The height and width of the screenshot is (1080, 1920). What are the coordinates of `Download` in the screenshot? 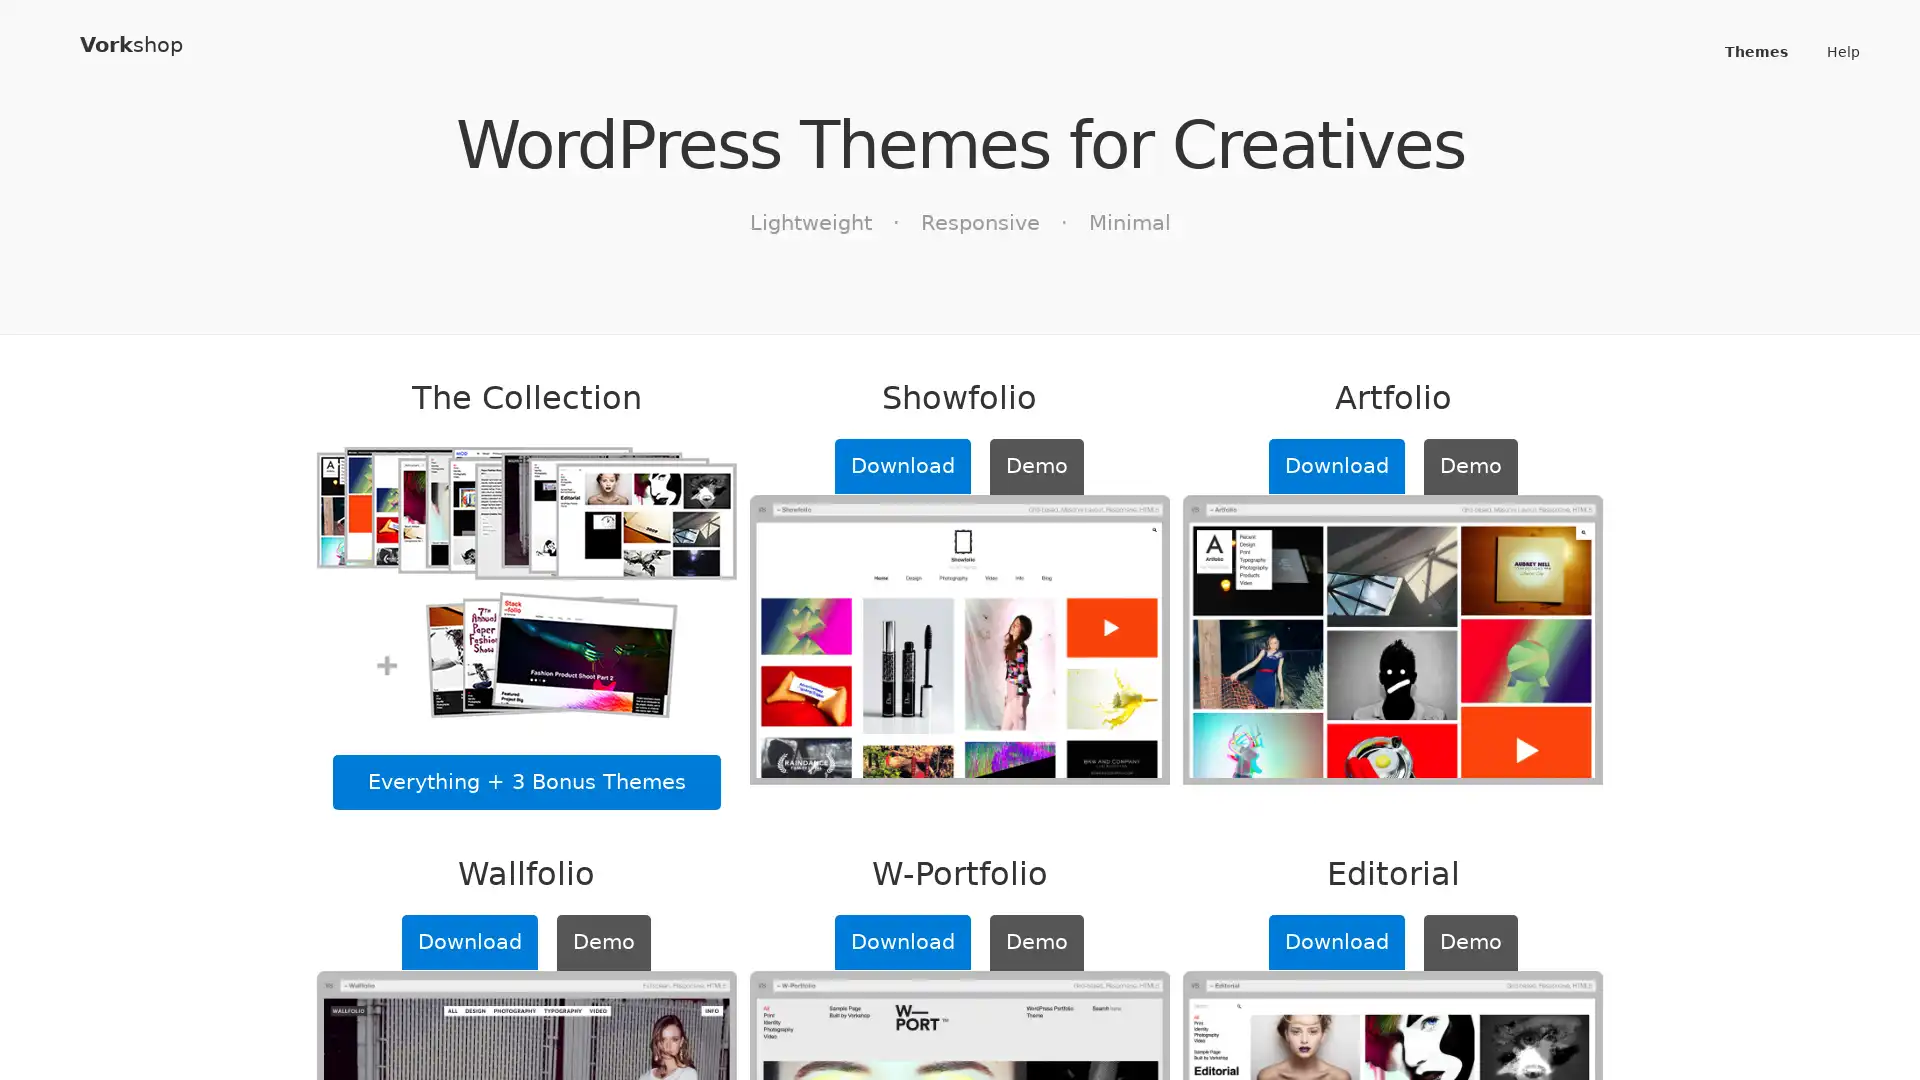 It's located at (1335, 466).